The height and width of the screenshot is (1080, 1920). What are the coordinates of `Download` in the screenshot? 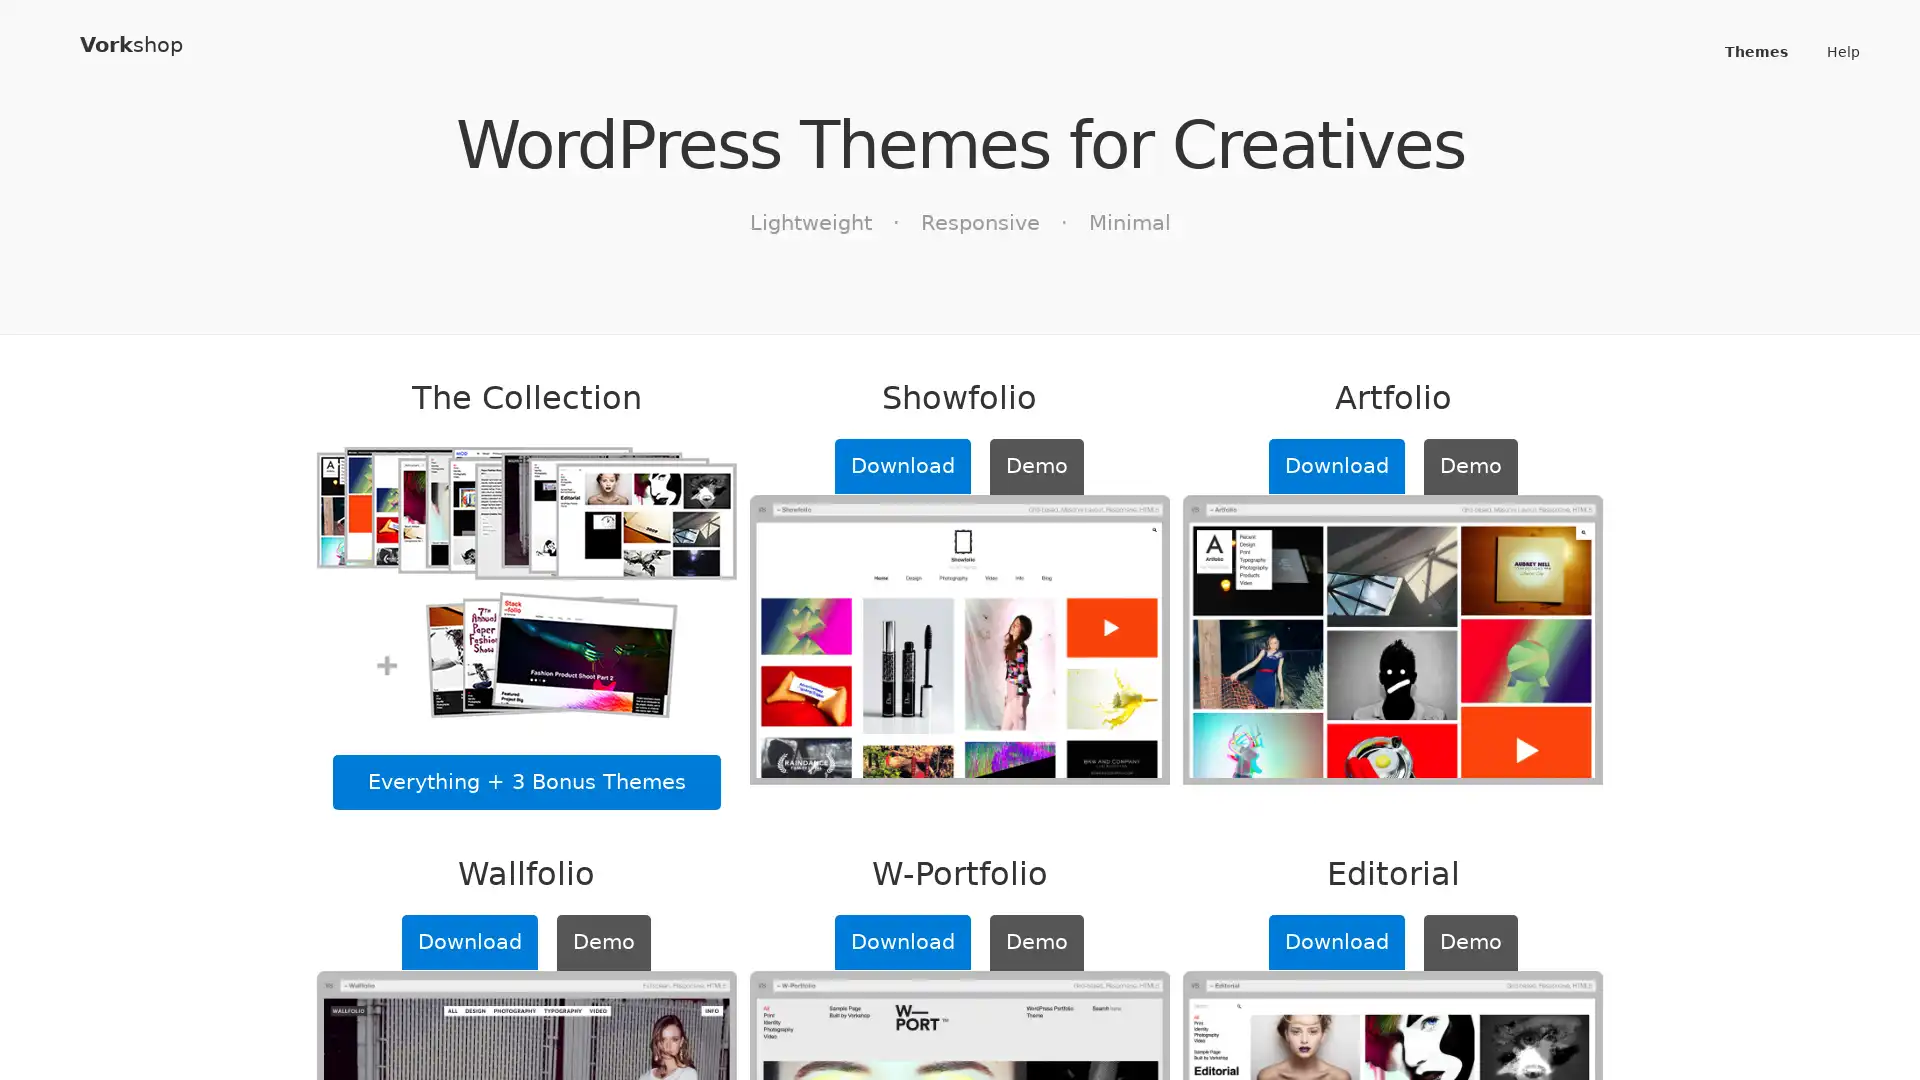 It's located at (1335, 466).